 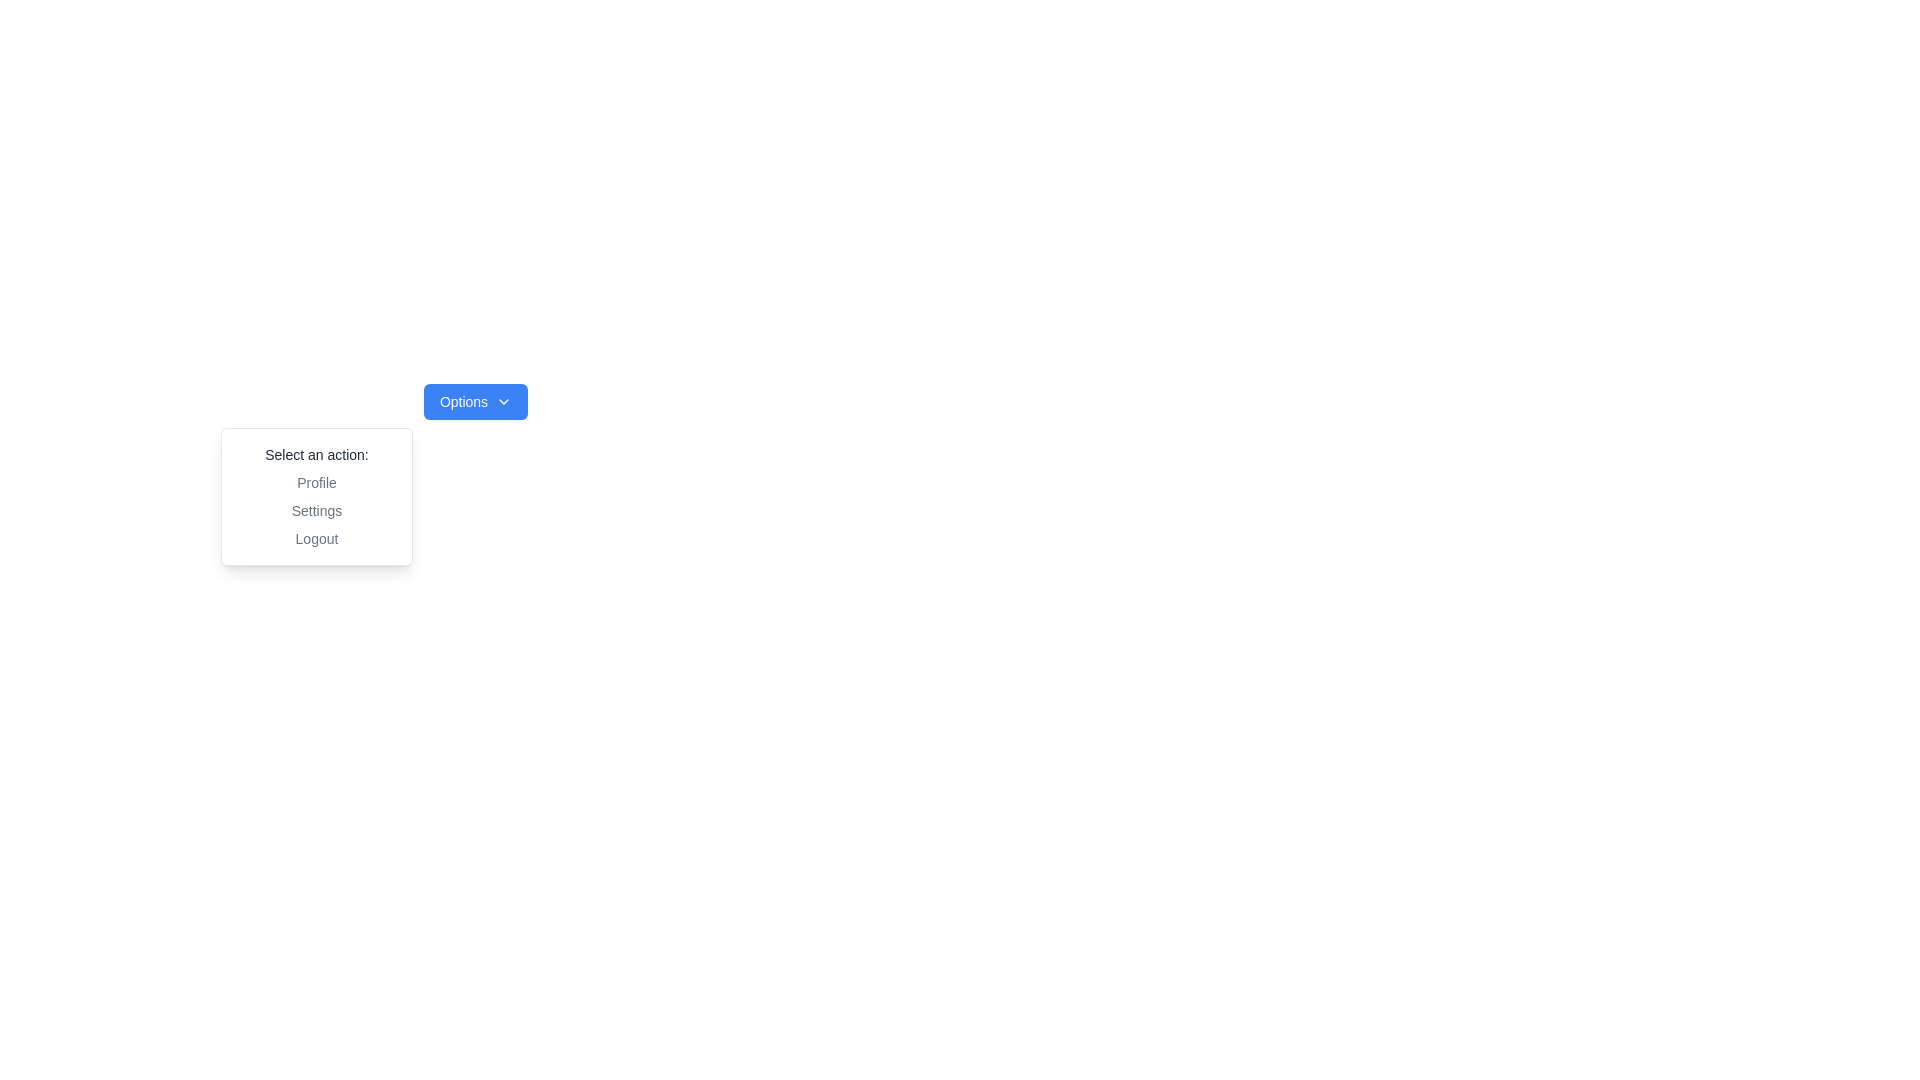 What do you see at coordinates (504, 401) in the screenshot?
I see `the downward-pointing chevron icon next to the 'Options' text` at bounding box center [504, 401].